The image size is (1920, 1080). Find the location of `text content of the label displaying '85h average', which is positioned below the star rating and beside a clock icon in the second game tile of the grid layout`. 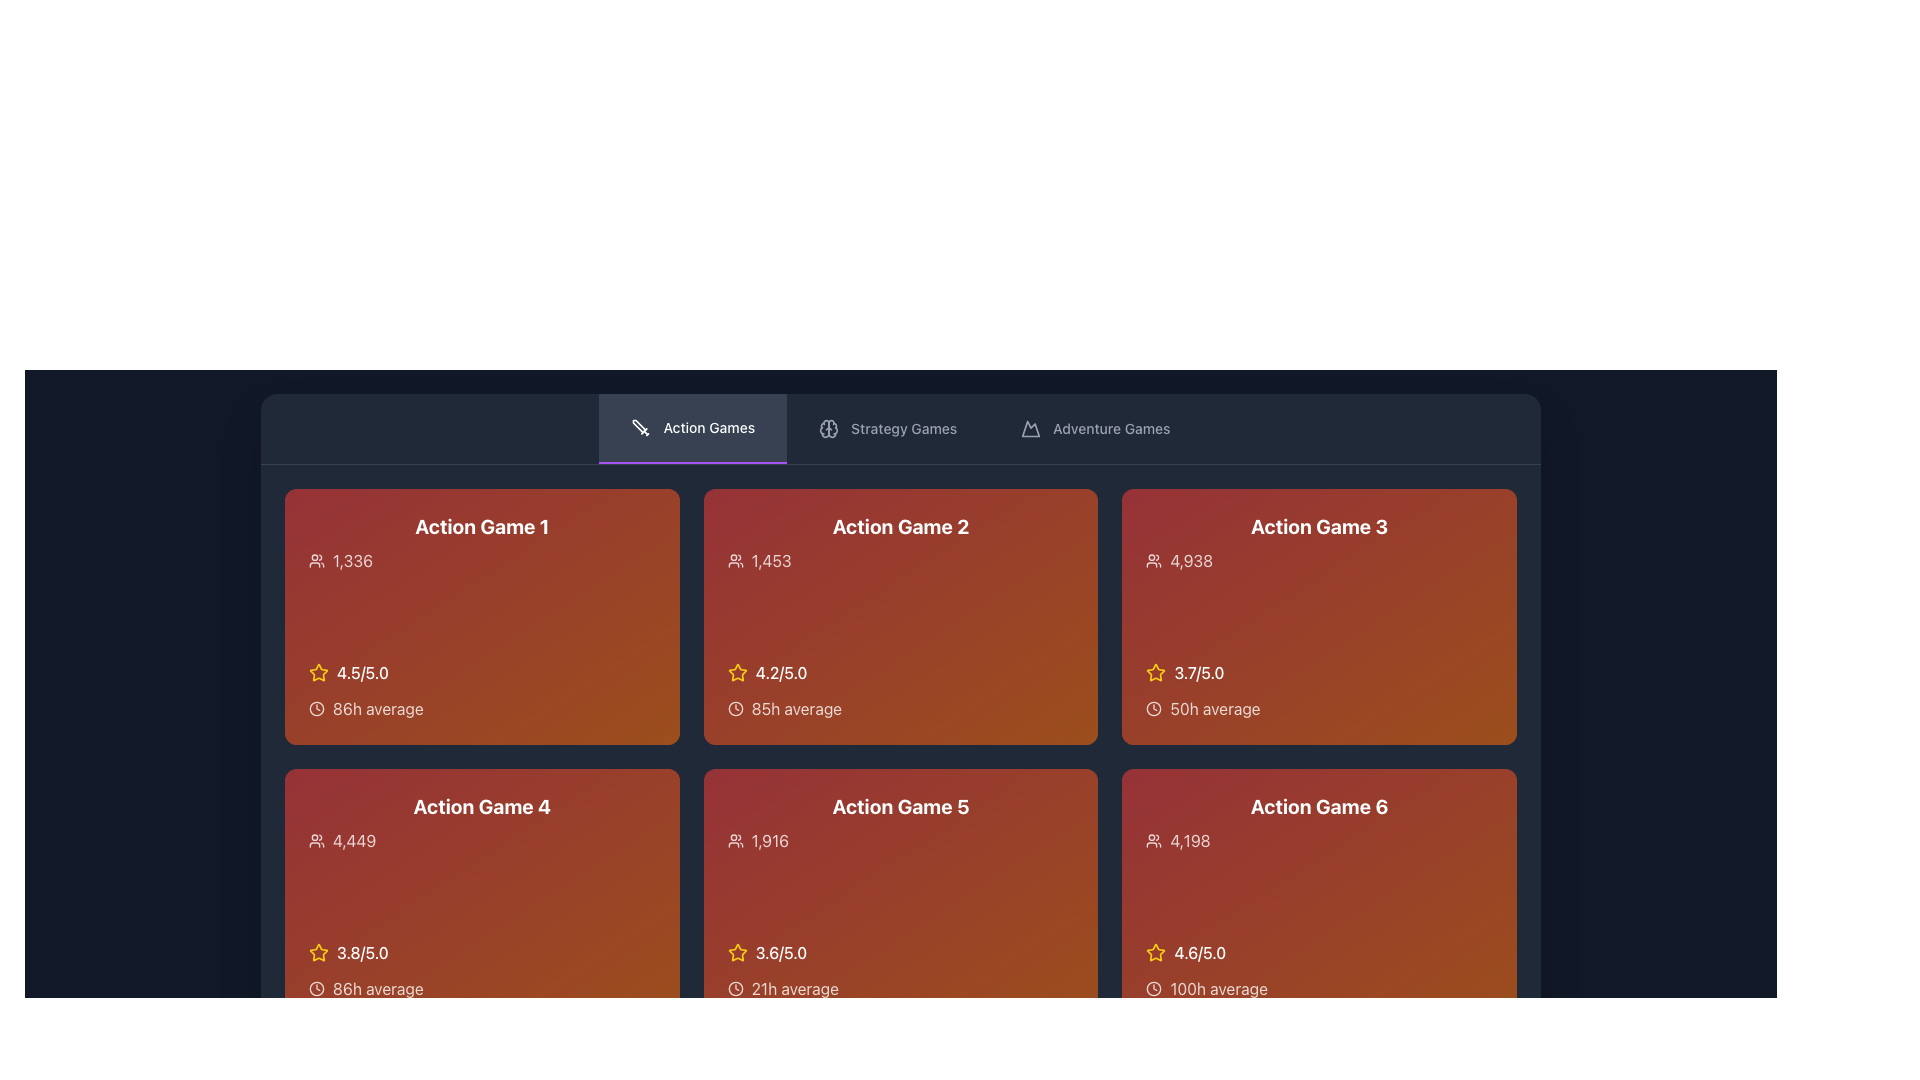

text content of the label displaying '85h average', which is positioned below the star rating and beside a clock icon in the second game tile of the grid layout is located at coordinates (795, 708).